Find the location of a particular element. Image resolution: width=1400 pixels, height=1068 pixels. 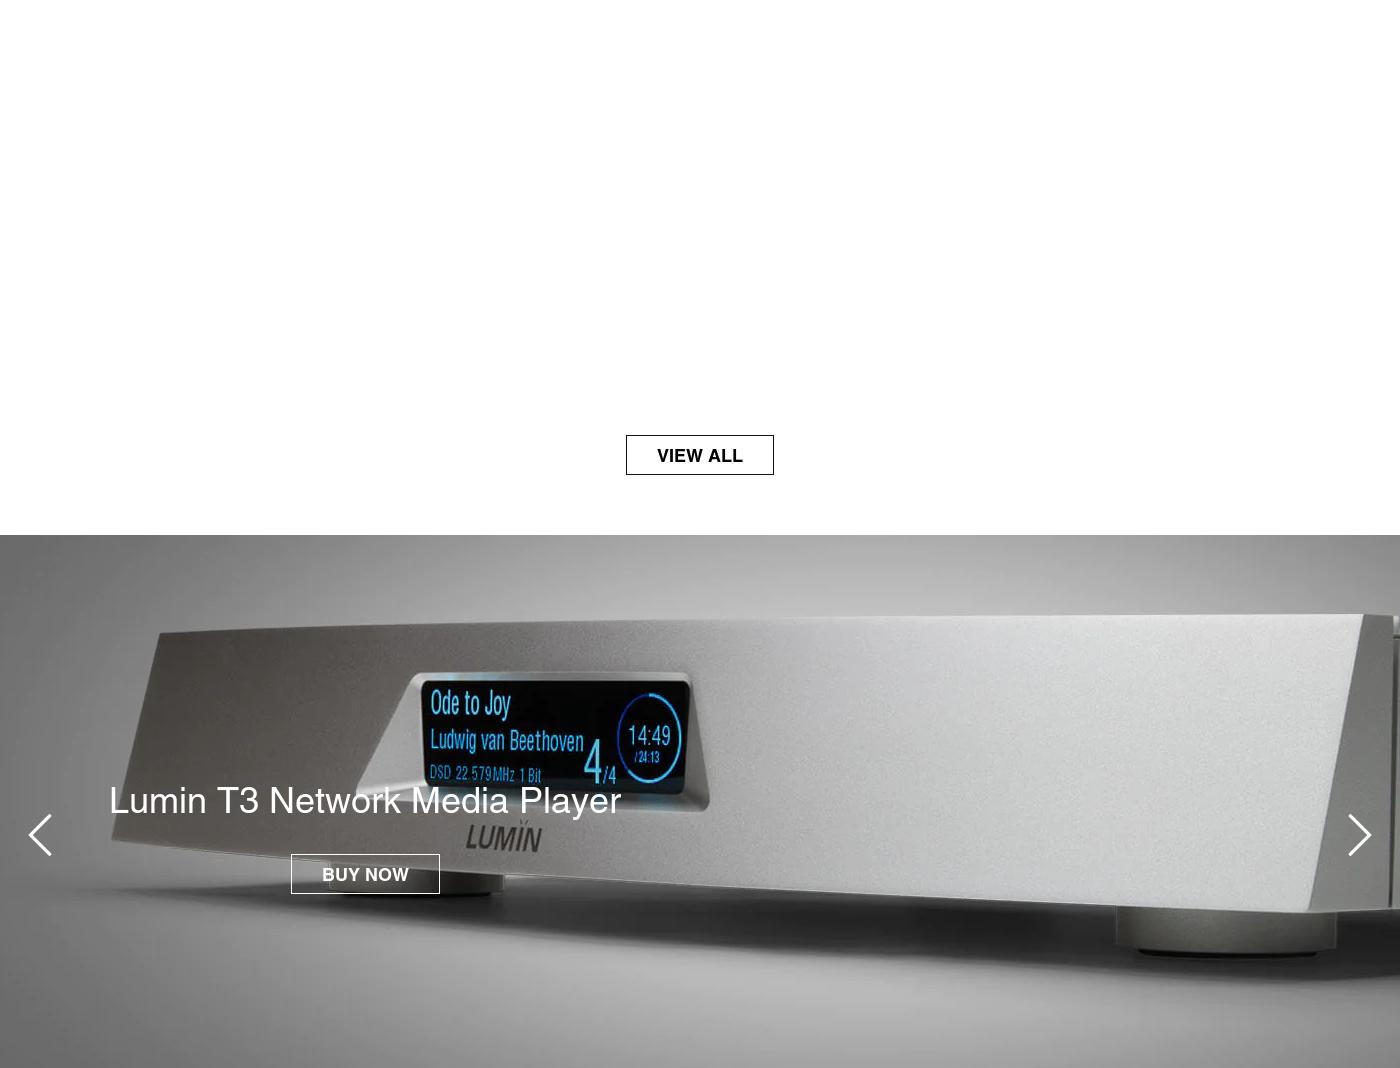

'Marantz Model 40n Integrated Amplifier w/HEOS' is located at coordinates (321, 798).